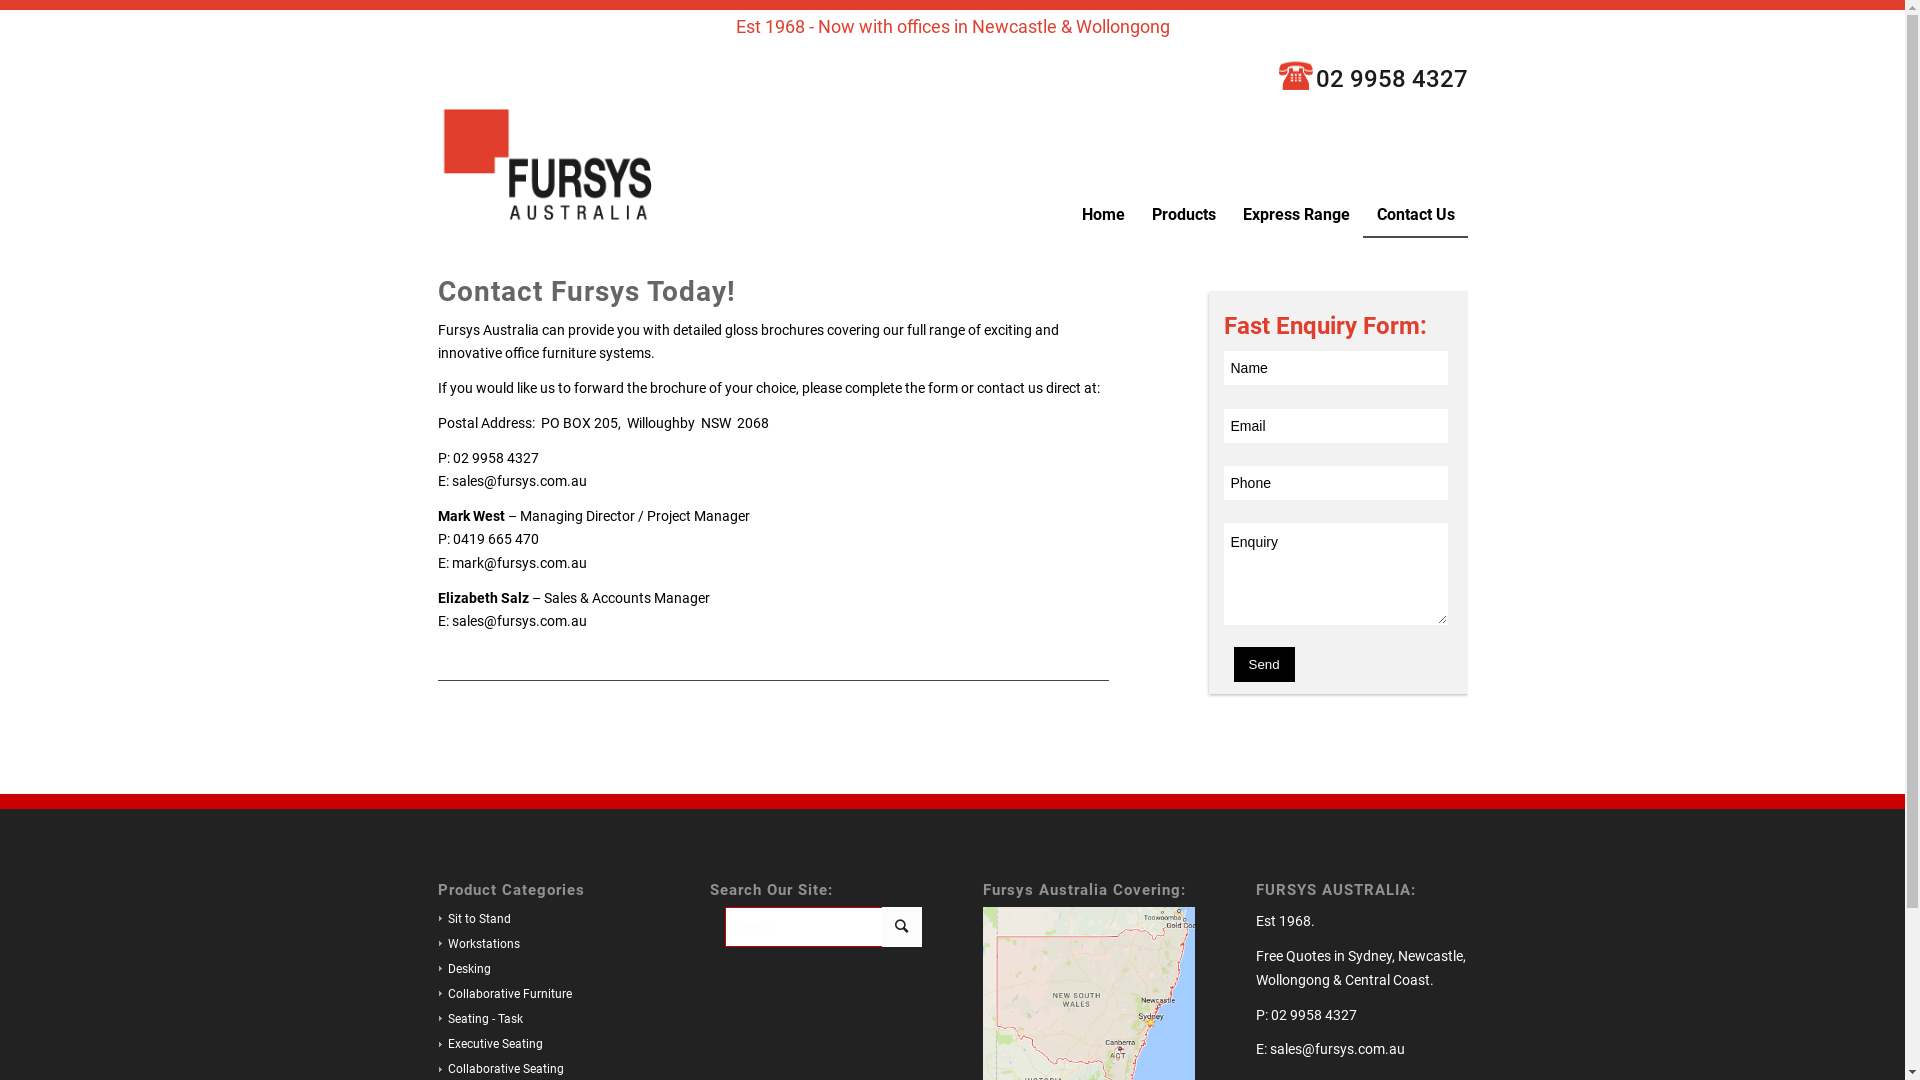  I want to click on 'Workstations', so click(436, 944).